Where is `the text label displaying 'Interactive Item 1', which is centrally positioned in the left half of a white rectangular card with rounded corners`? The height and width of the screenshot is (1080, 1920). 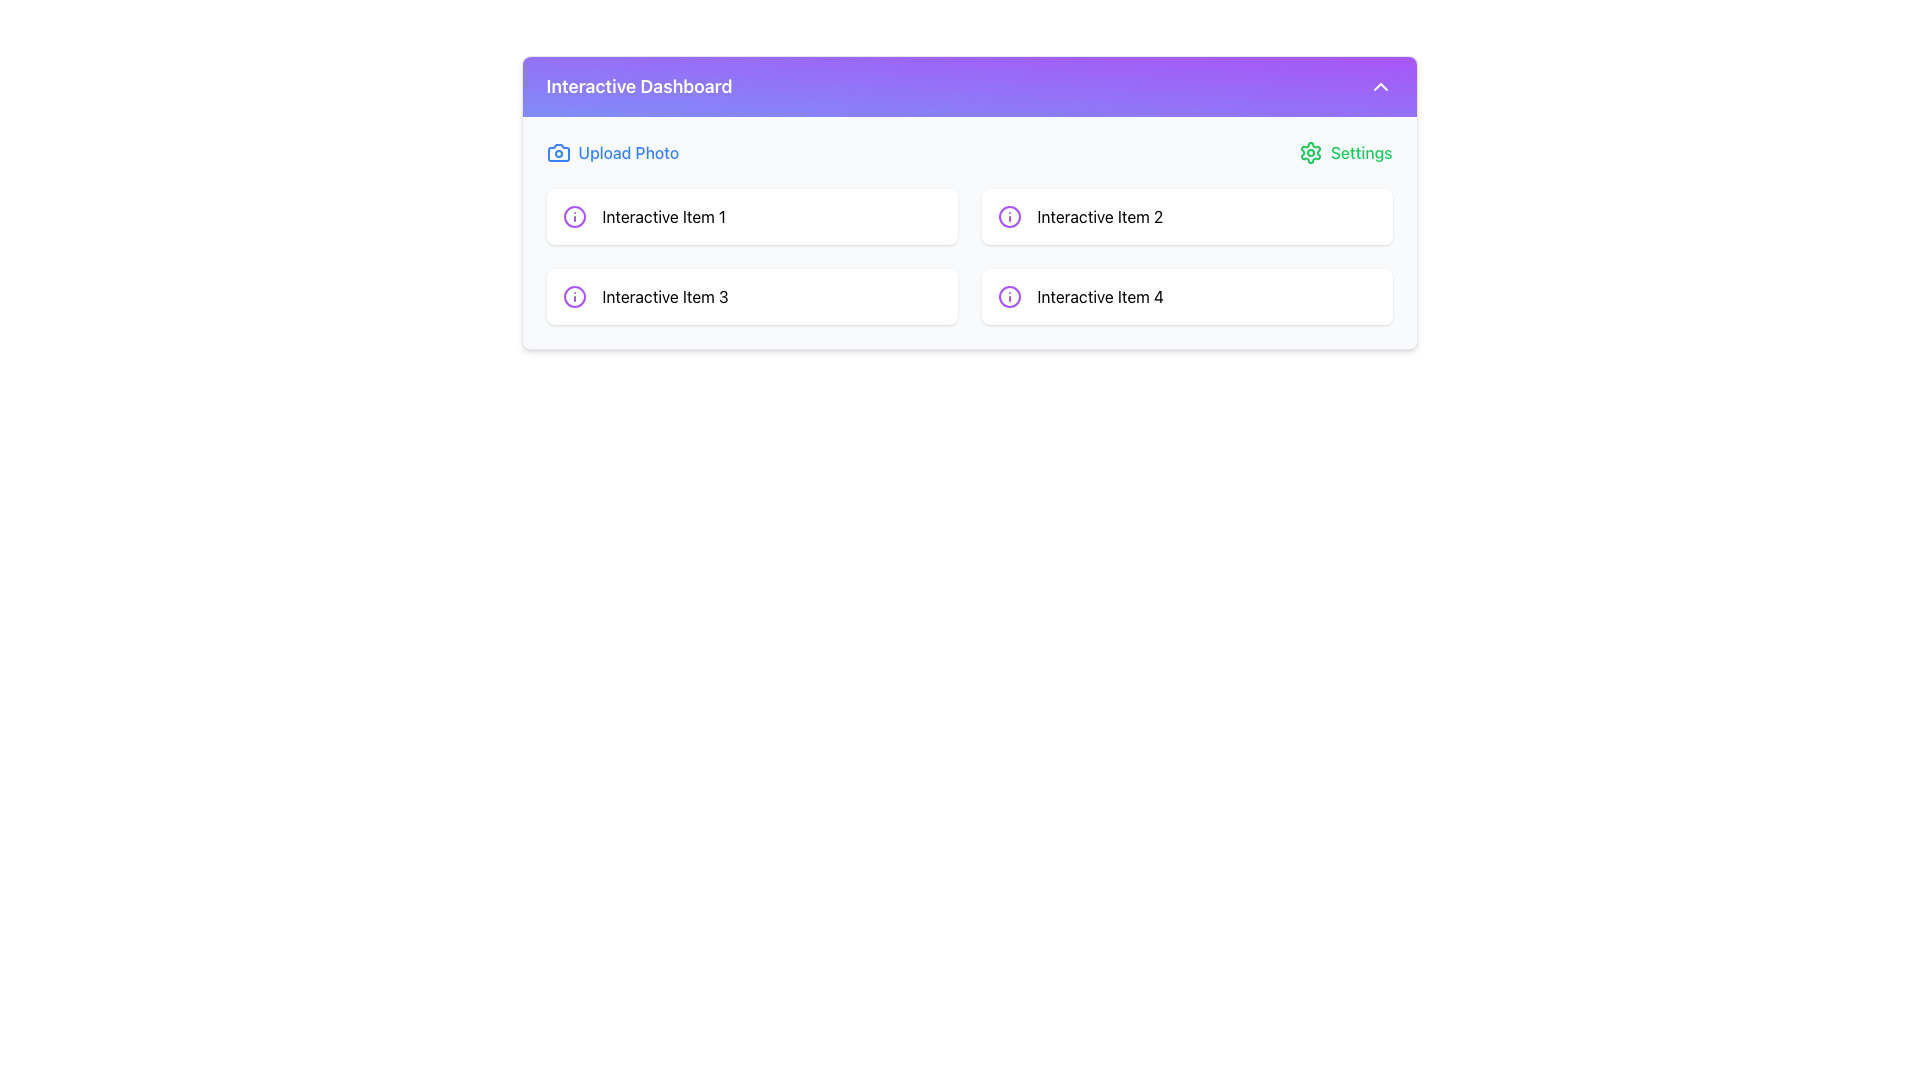 the text label displaying 'Interactive Item 1', which is centrally positioned in the left half of a white rectangular card with rounded corners is located at coordinates (664, 216).